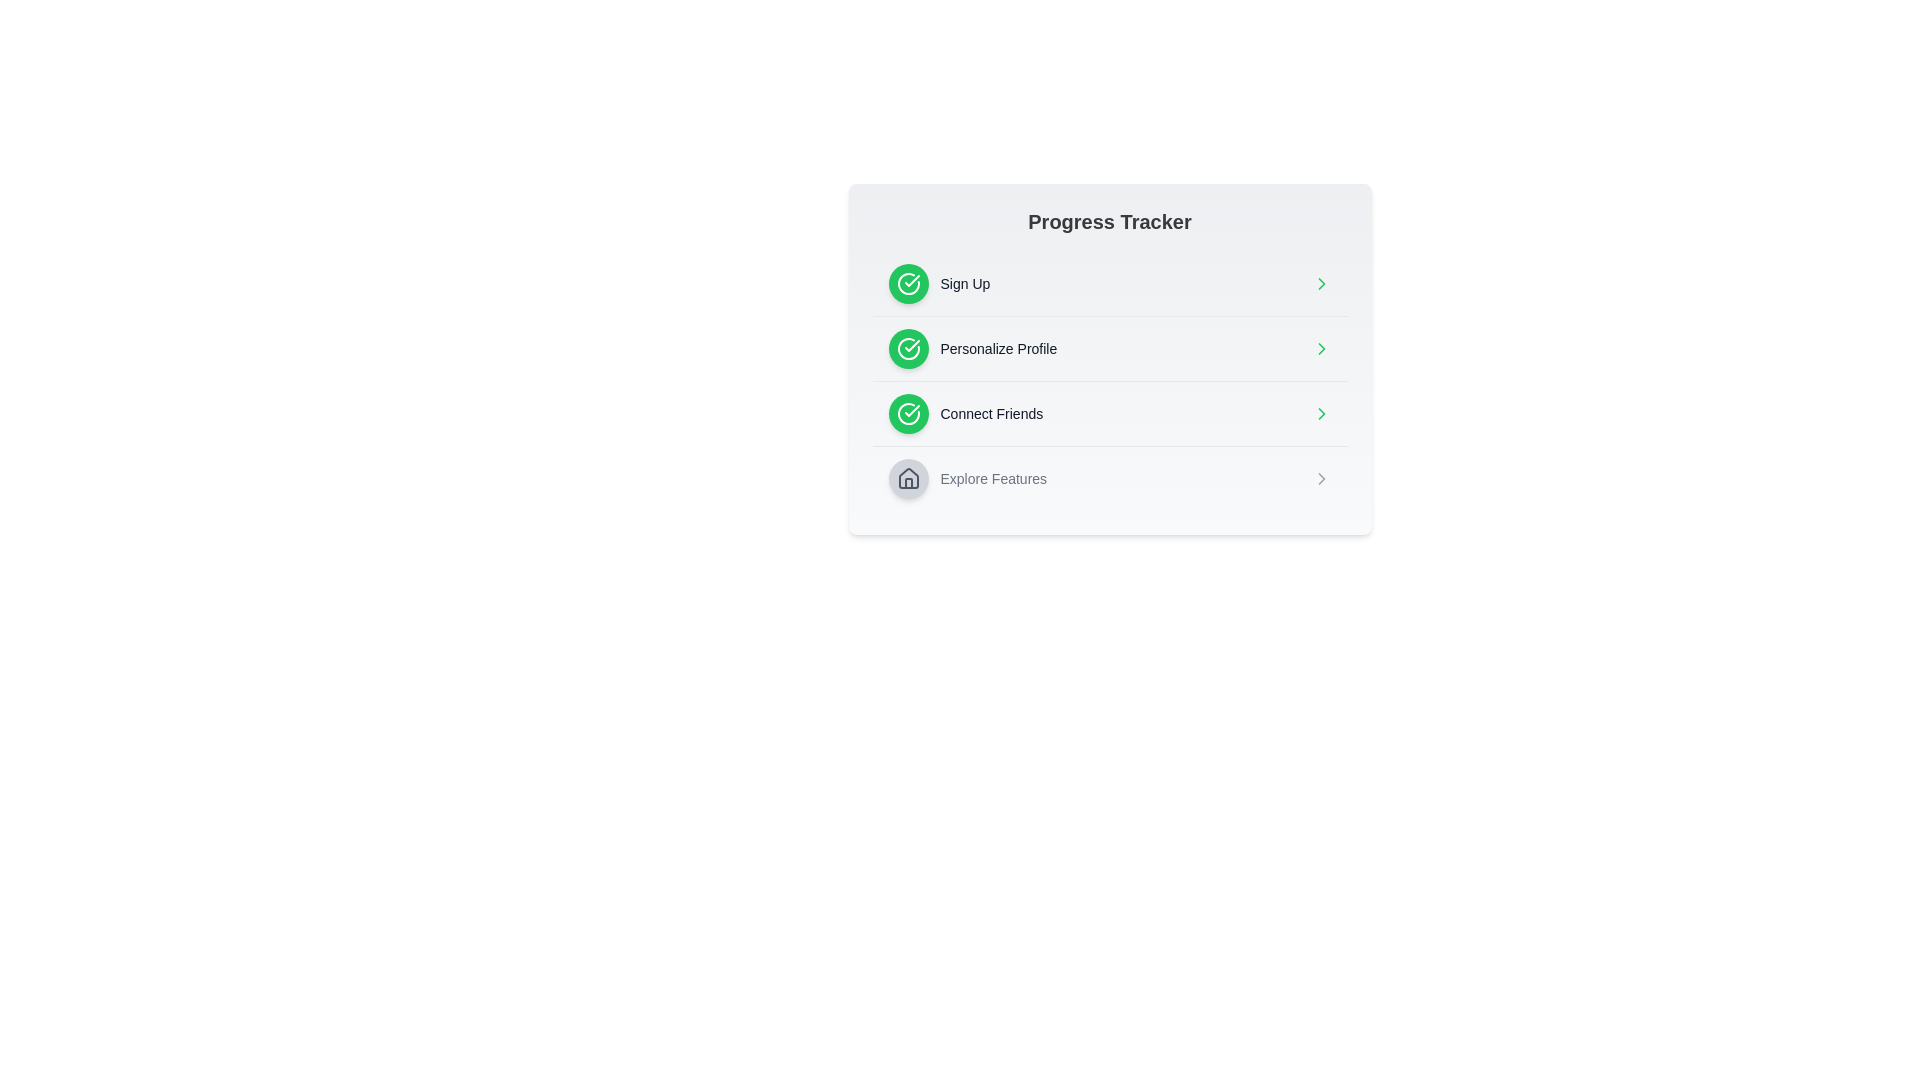 The width and height of the screenshot is (1920, 1080). I want to click on the Navigation item located in the 'Progress Tracker' card, which is the last item in a vertically stacked list, so click(1108, 478).